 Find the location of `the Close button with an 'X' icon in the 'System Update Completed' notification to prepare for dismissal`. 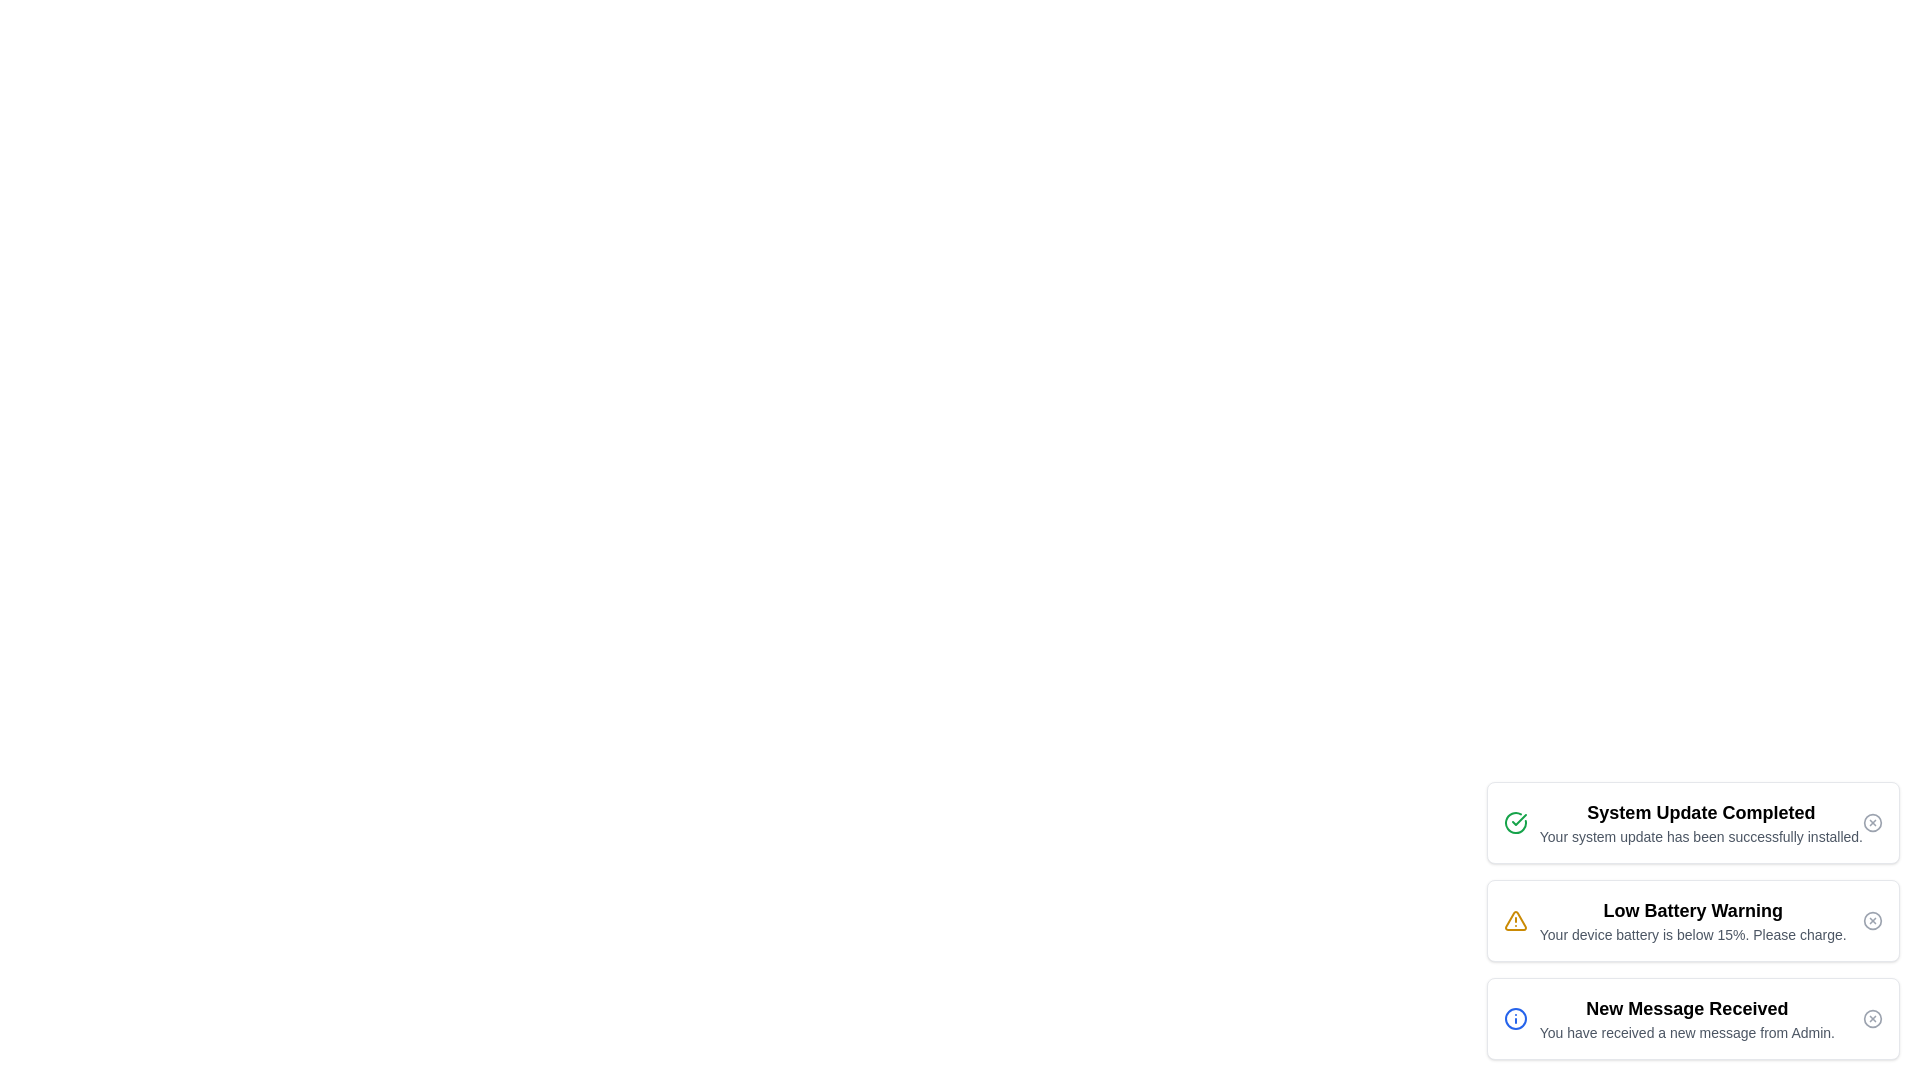

the Close button with an 'X' icon in the 'System Update Completed' notification to prepare for dismissal is located at coordinates (1871, 822).